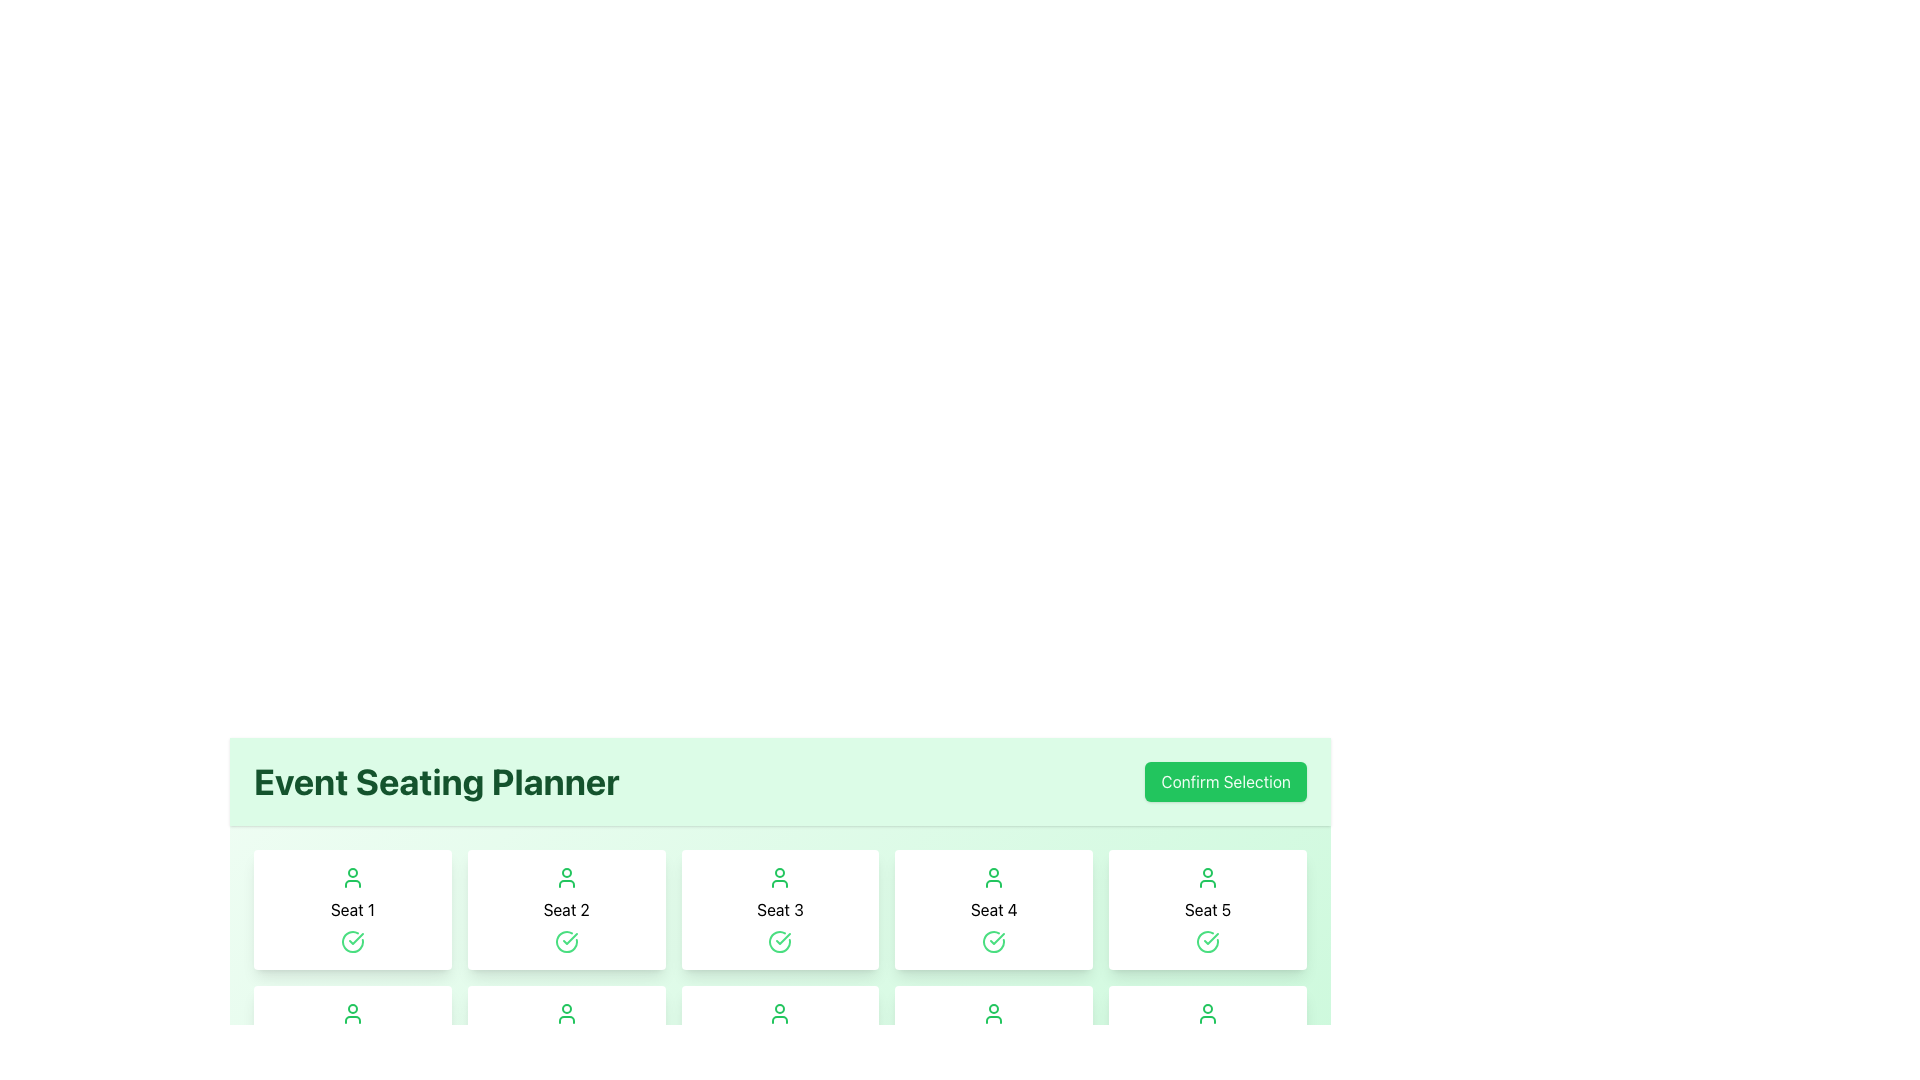 The width and height of the screenshot is (1920, 1080). What do you see at coordinates (352, 941) in the screenshot?
I see `the circular icon with a green outline and a check mark inside, located underneath the 'Seat 1' label in the card area for 'Seat 1'` at bounding box center [352, 941].